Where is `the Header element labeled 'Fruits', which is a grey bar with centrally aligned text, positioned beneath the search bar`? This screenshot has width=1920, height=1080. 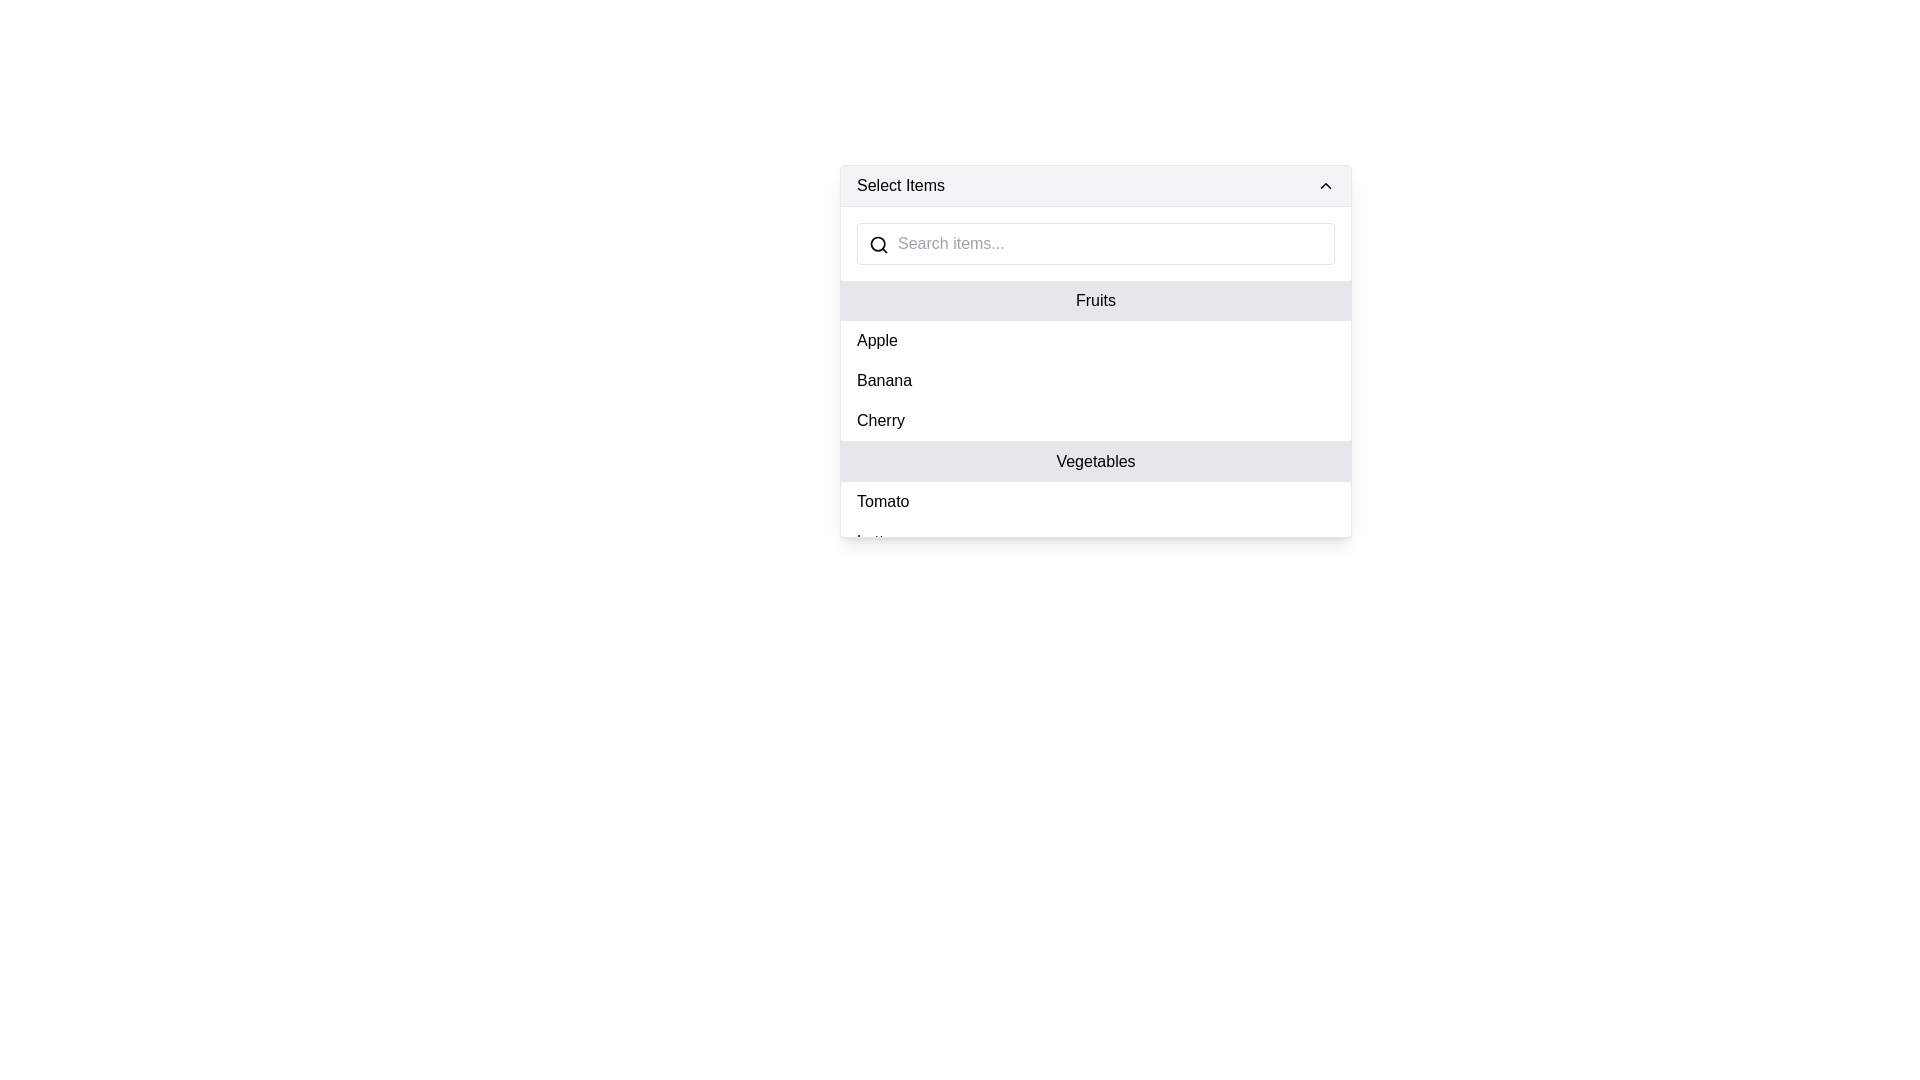 the Header element labeled 'Fruits', which is a grey bar with centrally aligned text, positioned beneath the search bar is located at coordinates (1094, 300).